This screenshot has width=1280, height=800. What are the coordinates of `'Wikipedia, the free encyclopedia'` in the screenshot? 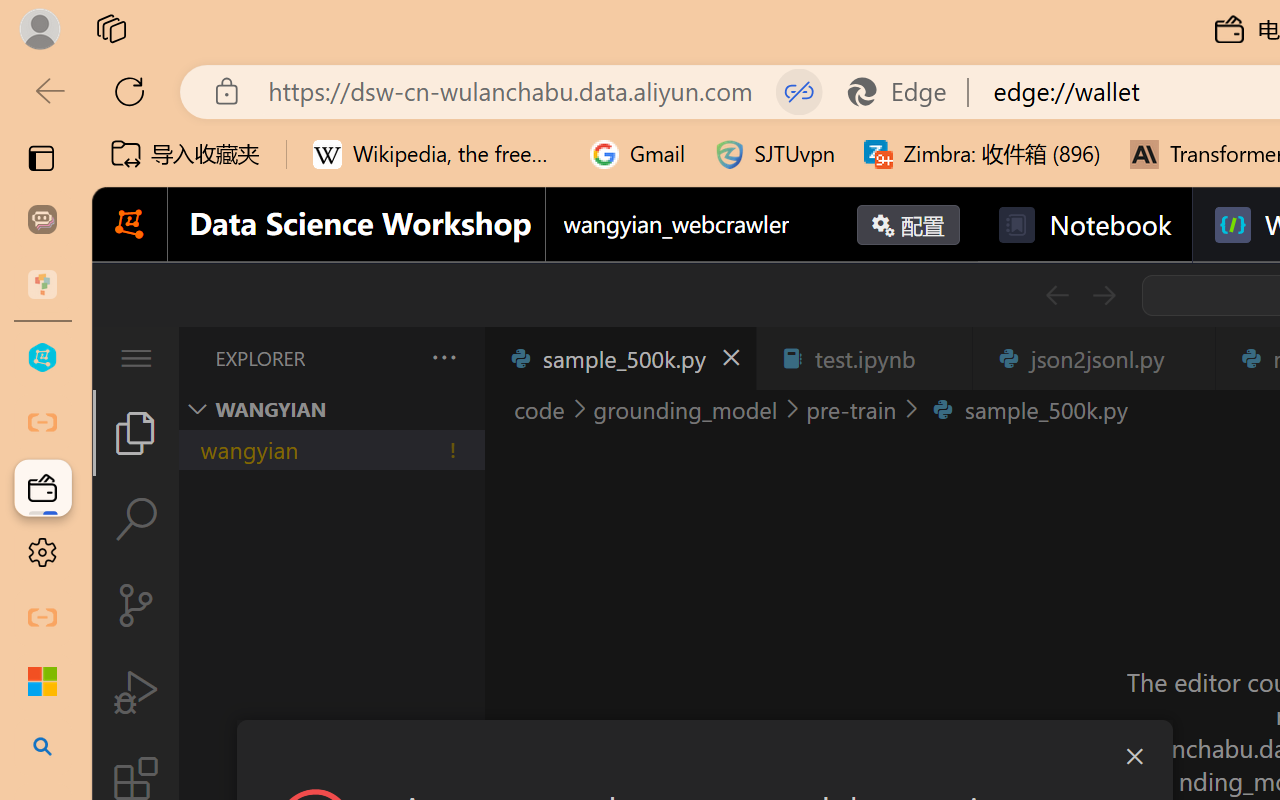 It's located at (436, 154).